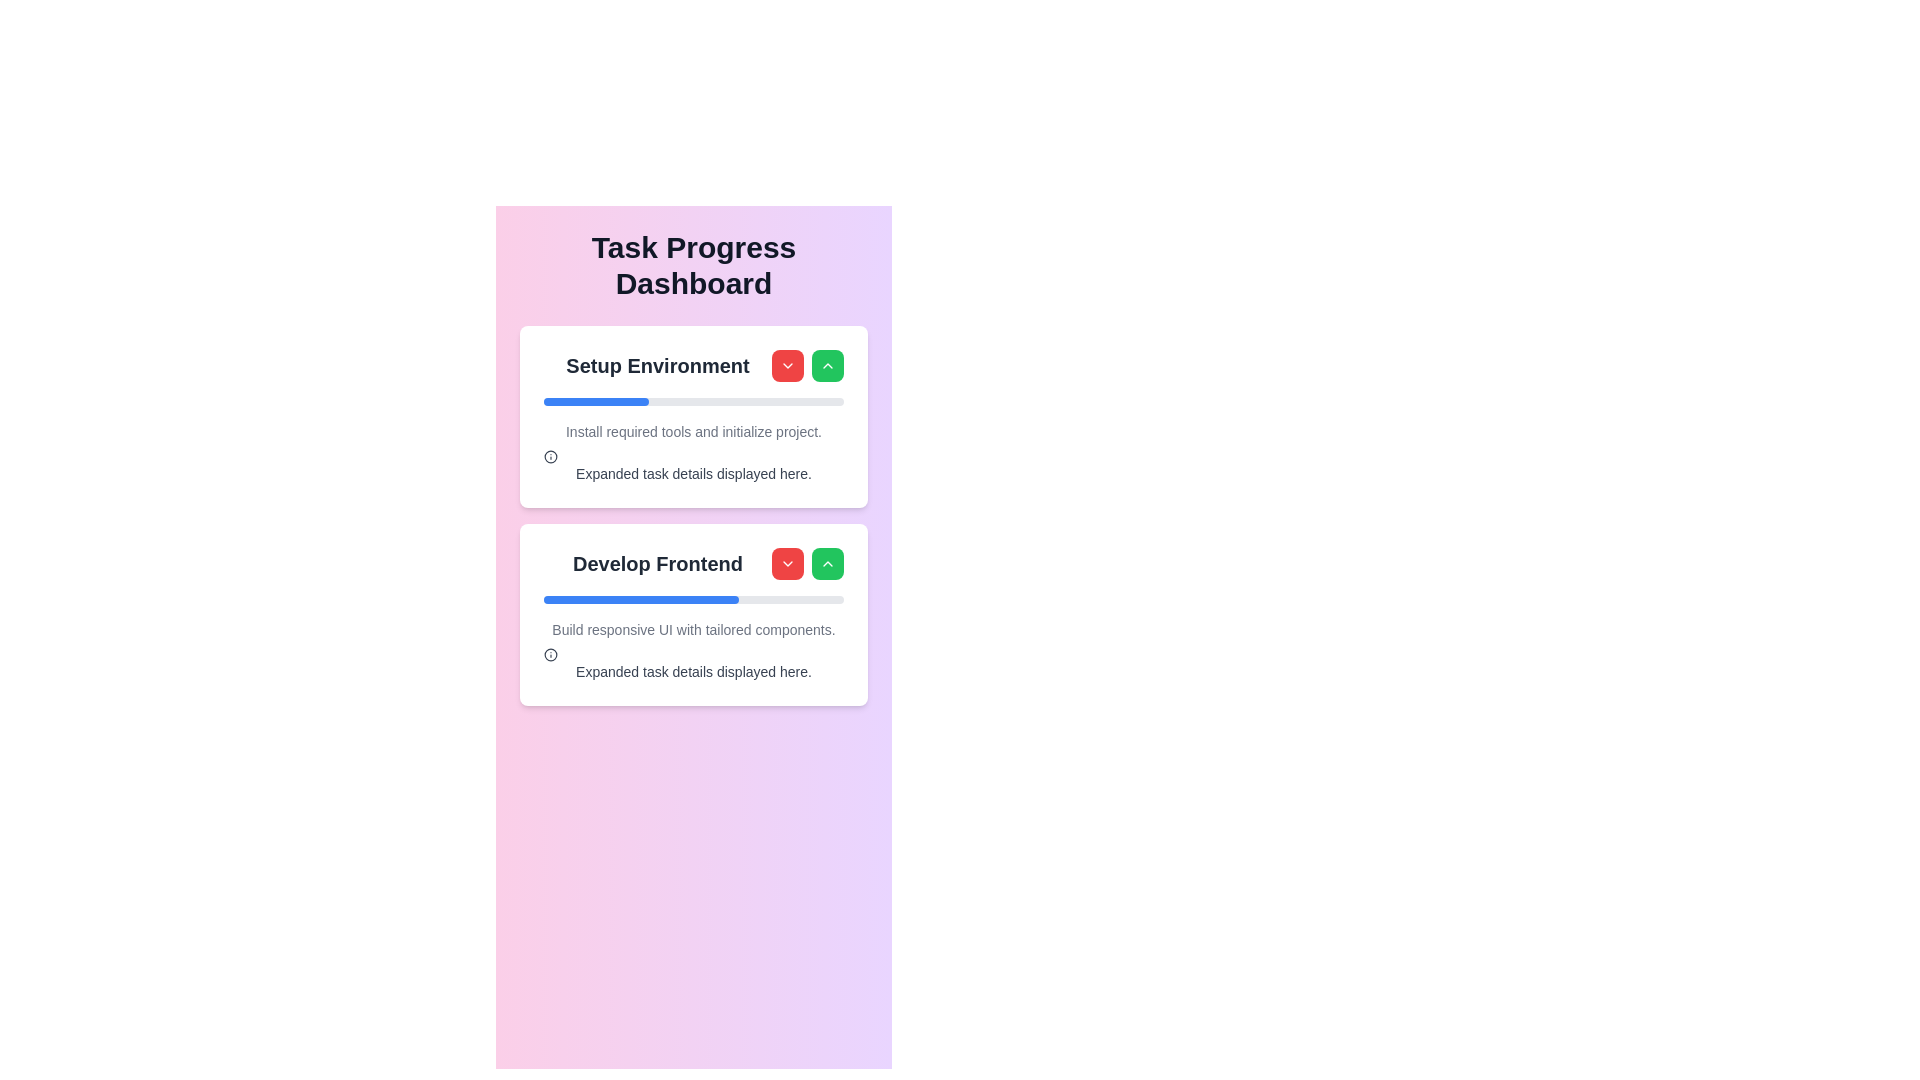 This screenshot has height=1080, width=1920. What do you see at coordinates (807, 366) in the screenshot?
I see `the red button in the top-right corner of the 'Setup Environment' section header` at bounding box center [807, 366].